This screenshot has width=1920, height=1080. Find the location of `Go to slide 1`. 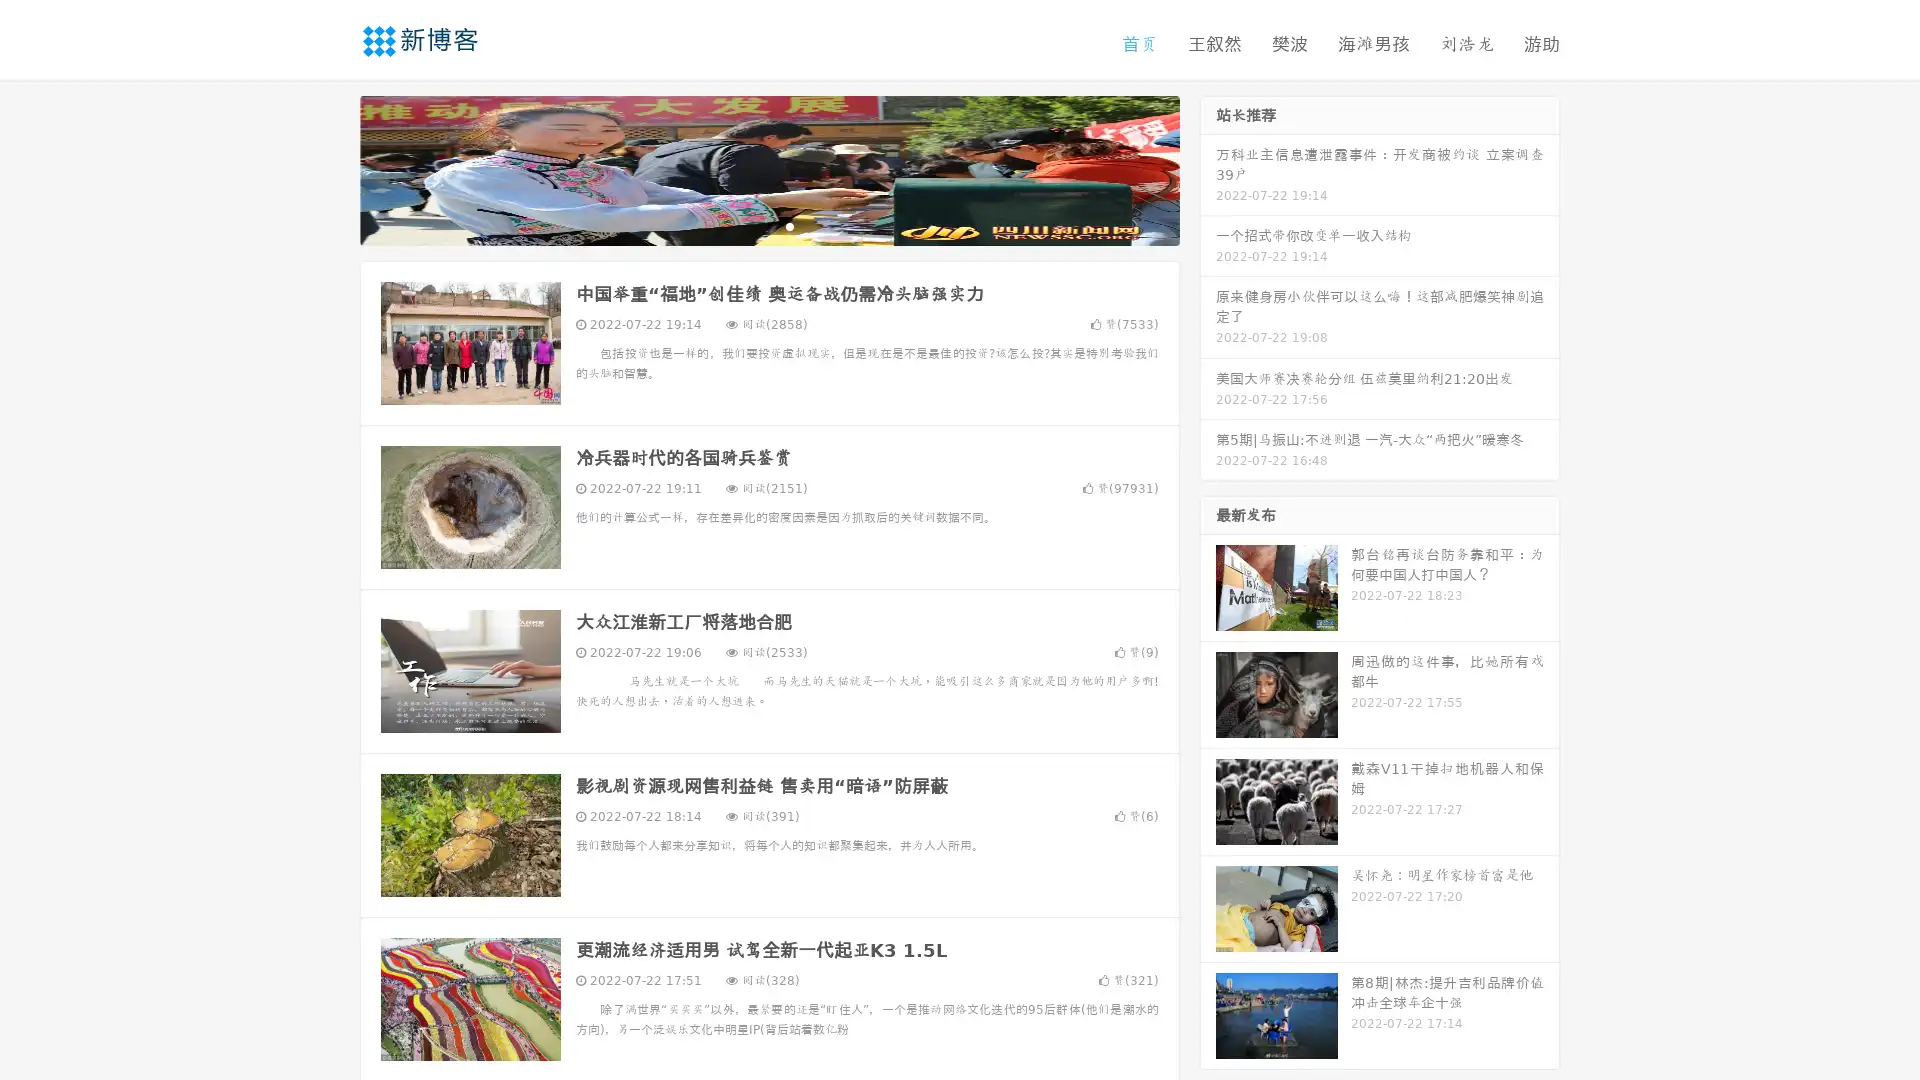

Go to slide 1 is located at coordinates (748, 225).